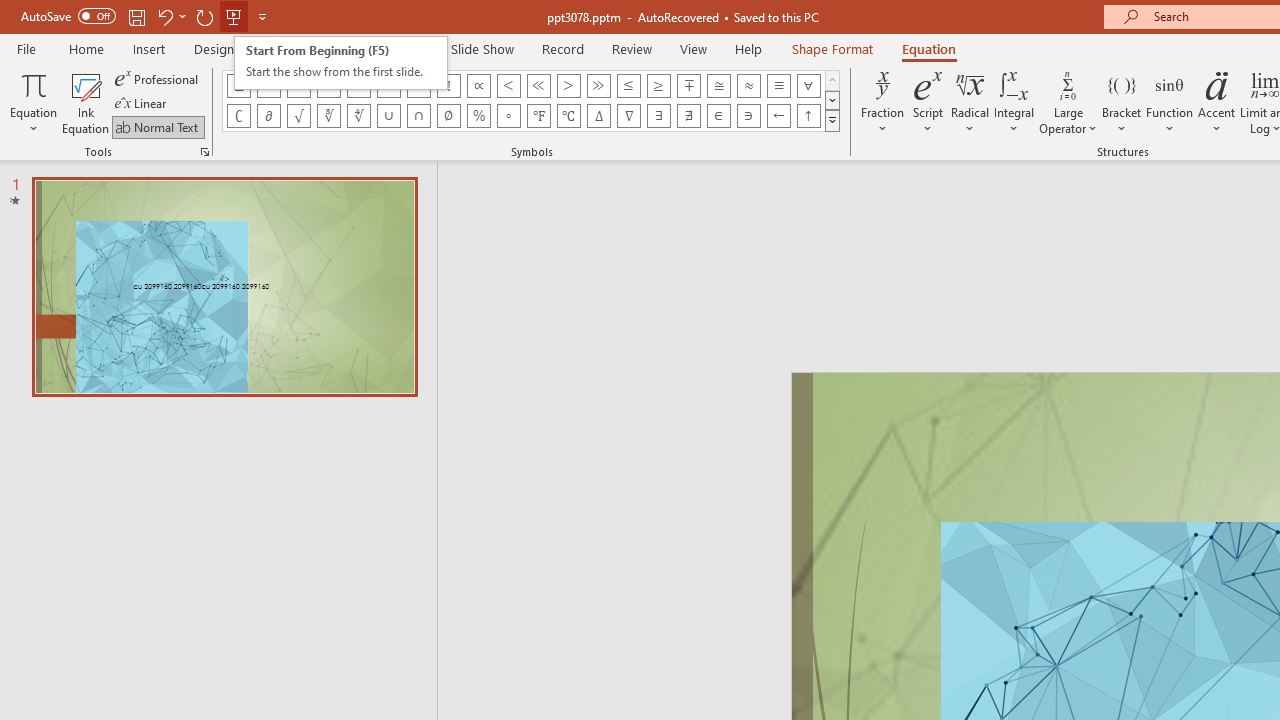 The width and height of the screenshot is (1280, 720). Describe the element at coordinates (1121, 103) in the screenshot. I see `'Bracket'` at that location.